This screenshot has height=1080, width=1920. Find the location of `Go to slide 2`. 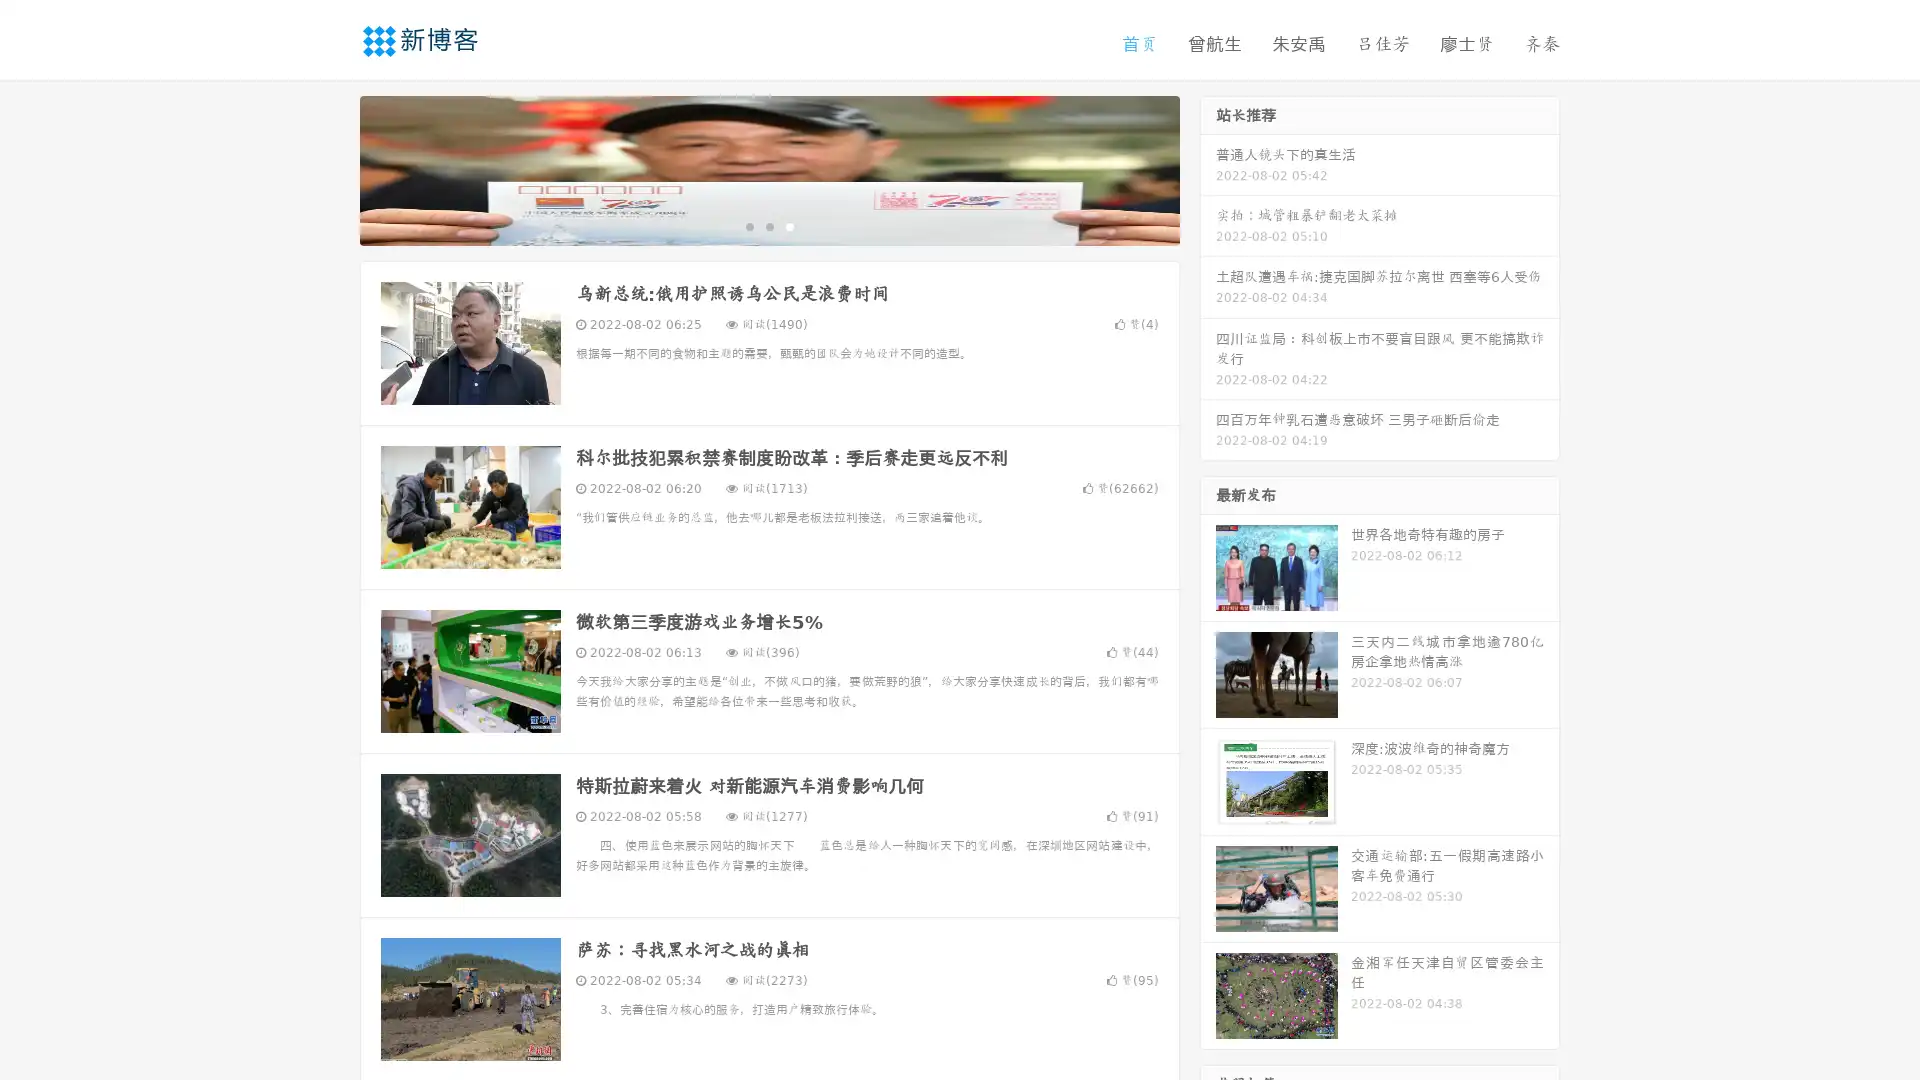

Go to slide 2 is located at coordinates (768, 225).